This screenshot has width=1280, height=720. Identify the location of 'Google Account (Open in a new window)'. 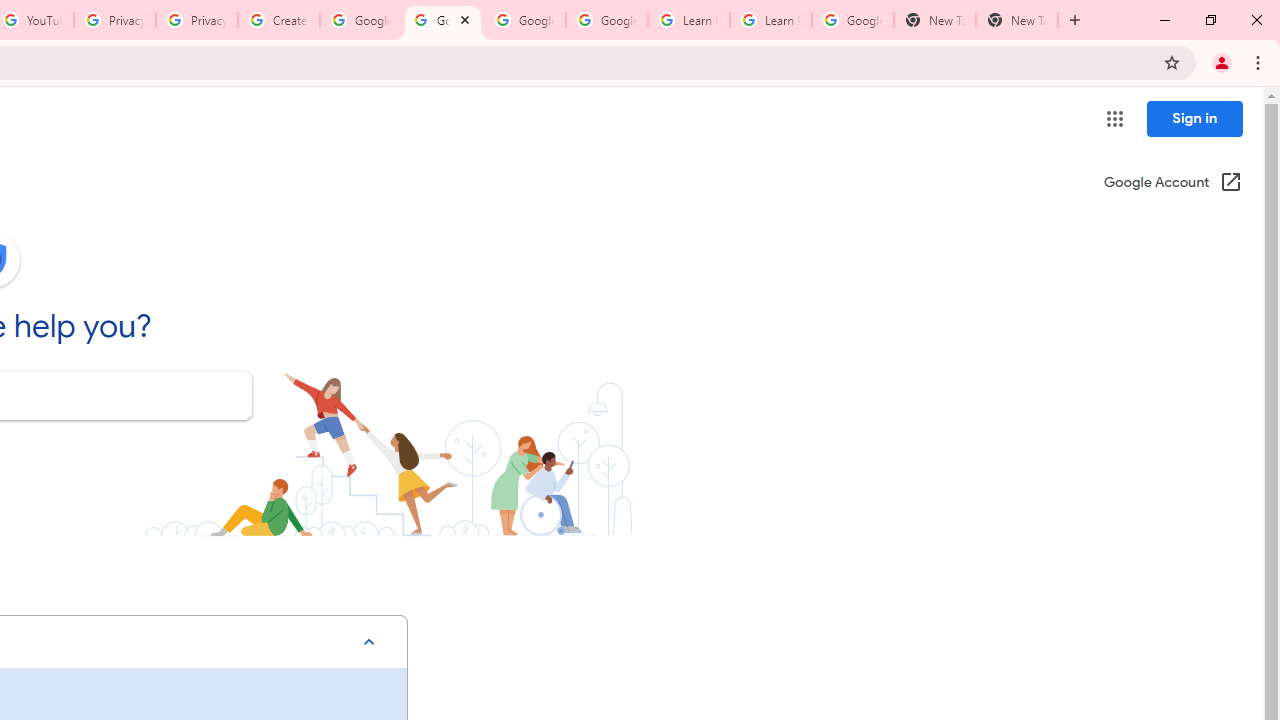
(1173, 183).